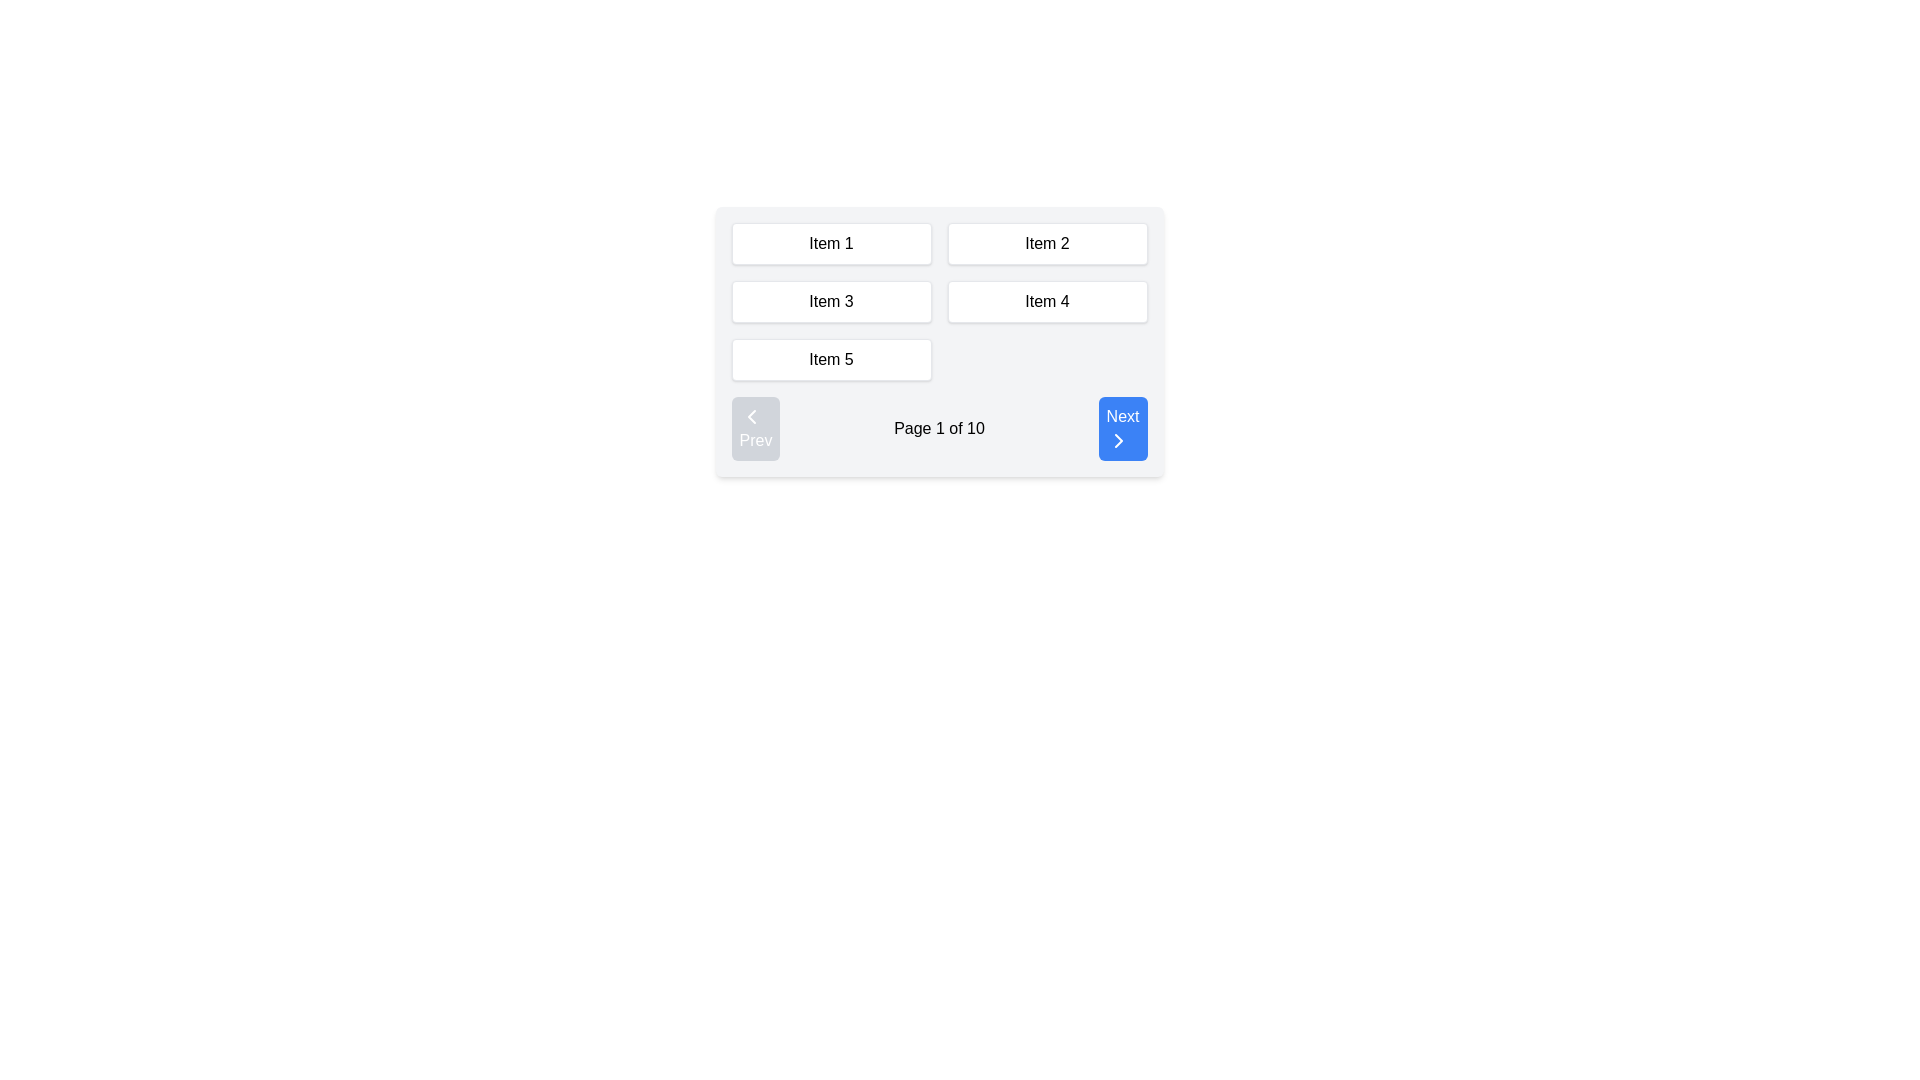 This screenshot has height=1080, width=1920. I want to click on the rectangular button labeled 'Item 3' with a white background and black text, so click(831, 301).